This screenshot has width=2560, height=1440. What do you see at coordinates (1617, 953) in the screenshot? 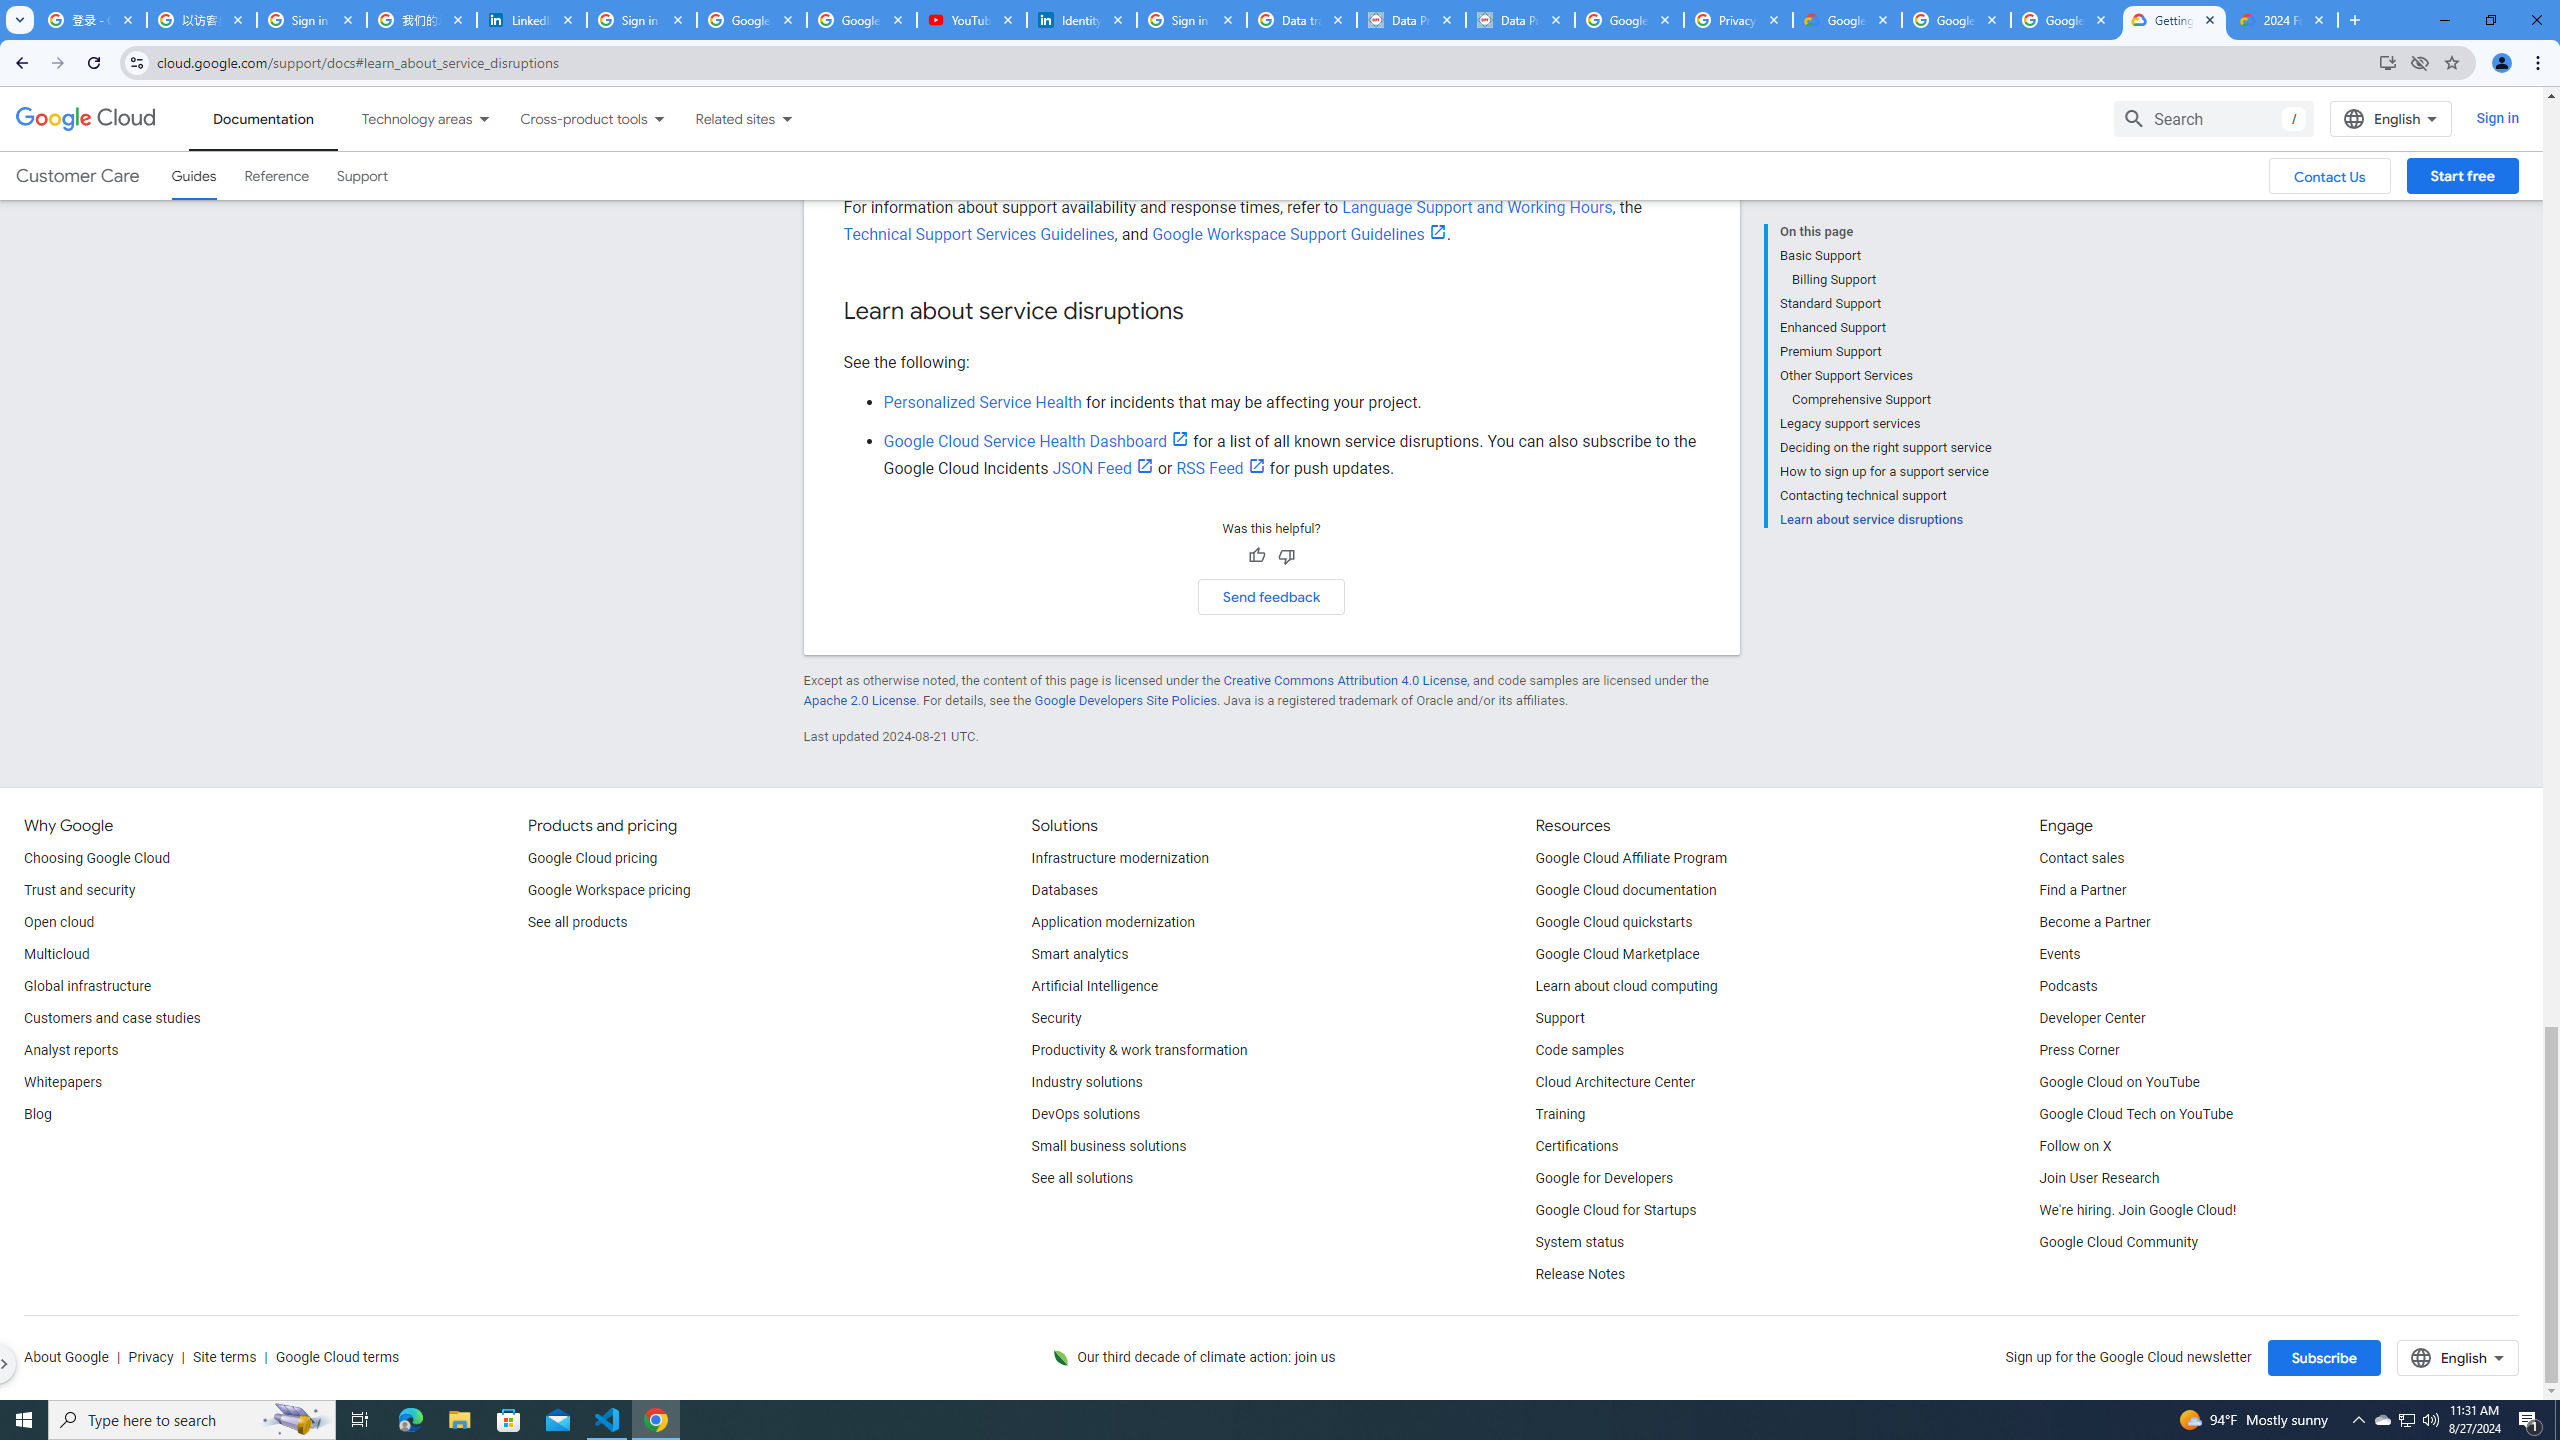
I see `'Google Cloud Marketplace'` at bounding box center [1617, 953].